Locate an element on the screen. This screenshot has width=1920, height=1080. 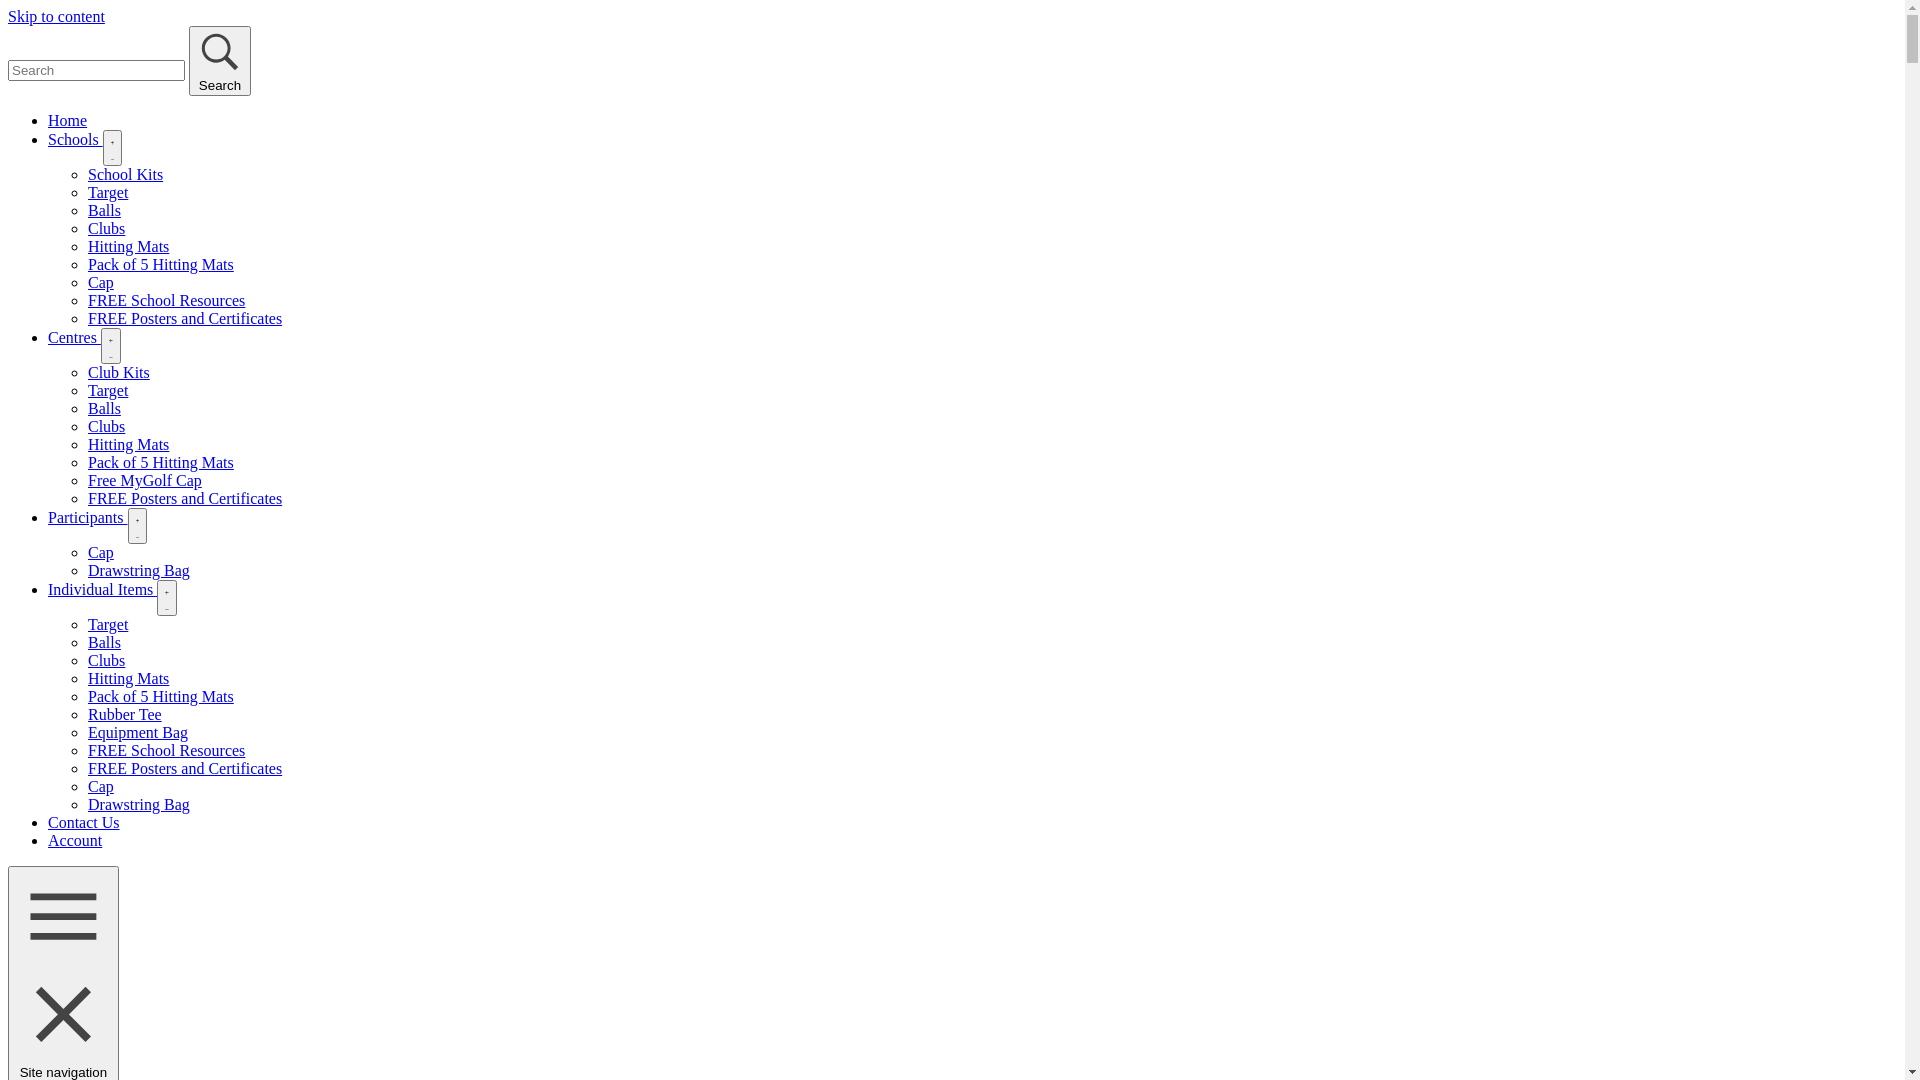
'Target' is located at coordinates (106, 192).